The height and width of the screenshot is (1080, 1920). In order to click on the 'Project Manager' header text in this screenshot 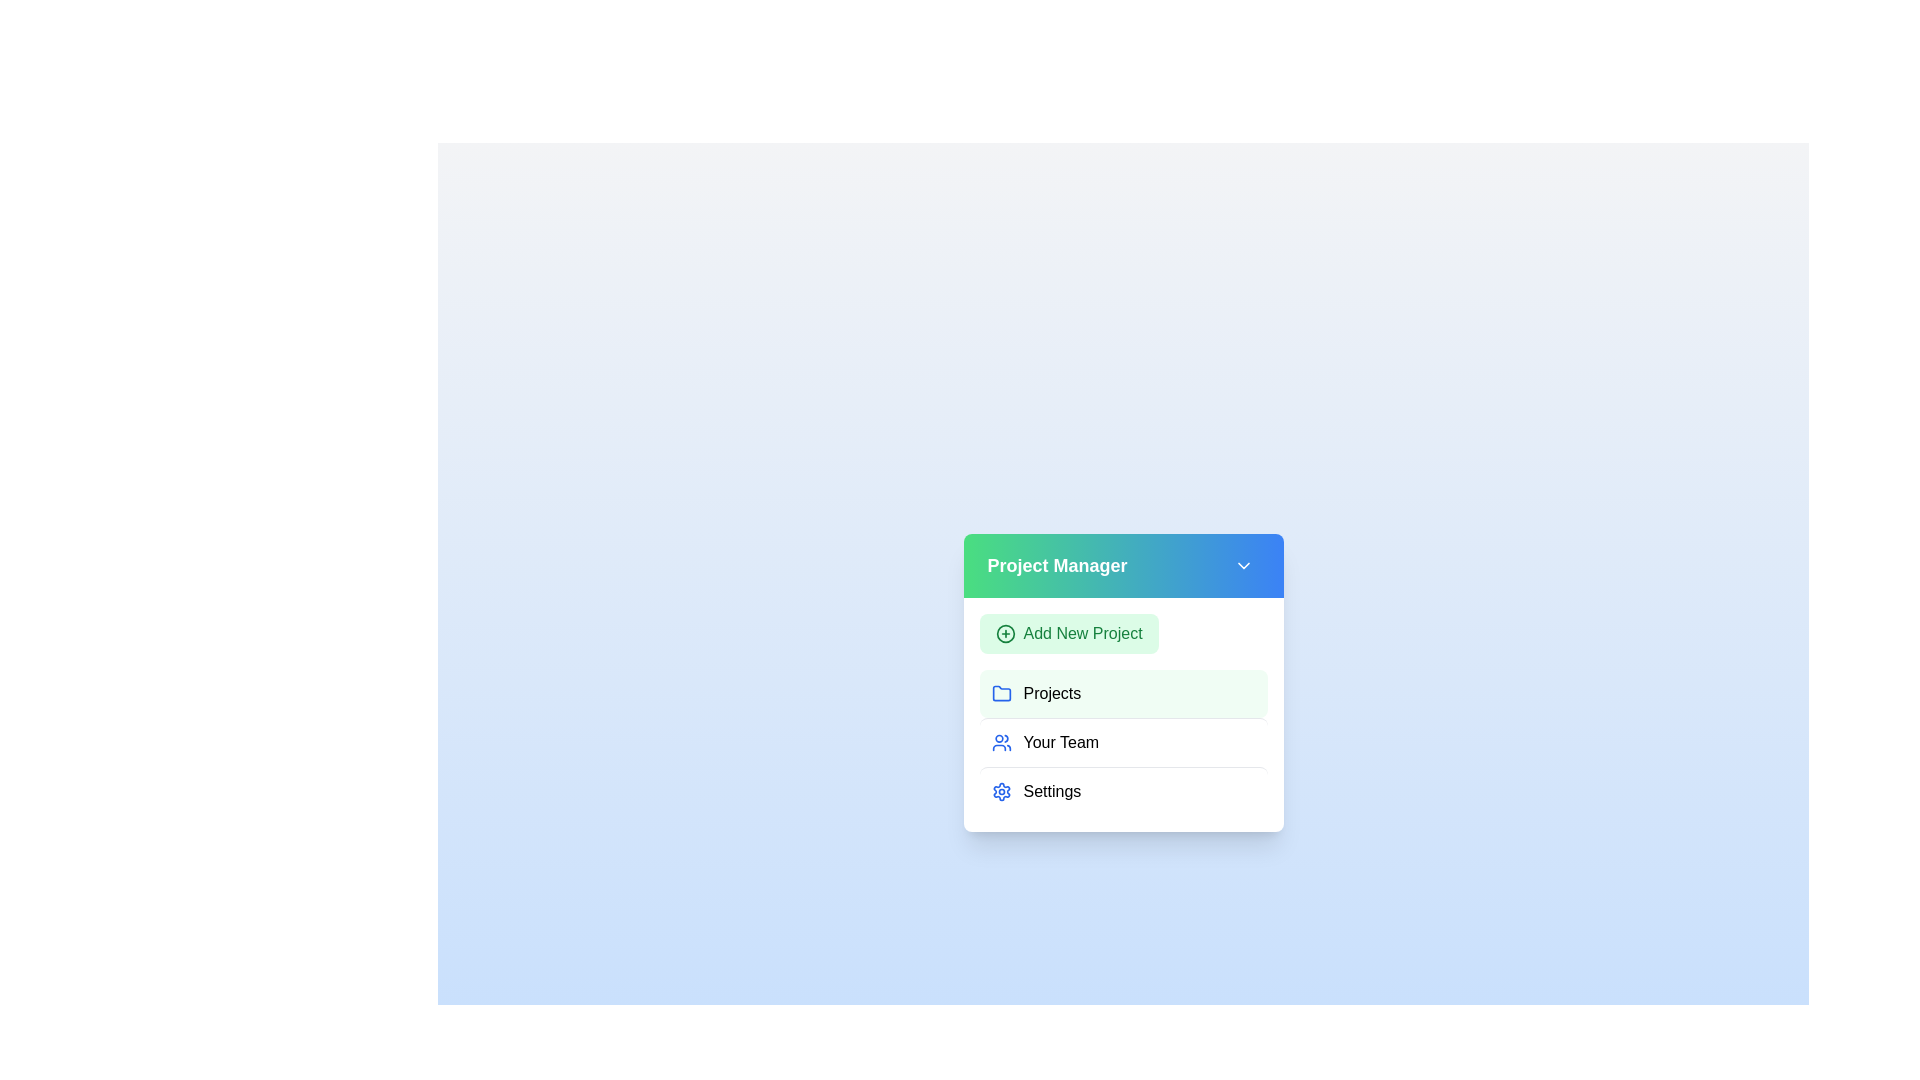, I will do `click(1055, 566)`.